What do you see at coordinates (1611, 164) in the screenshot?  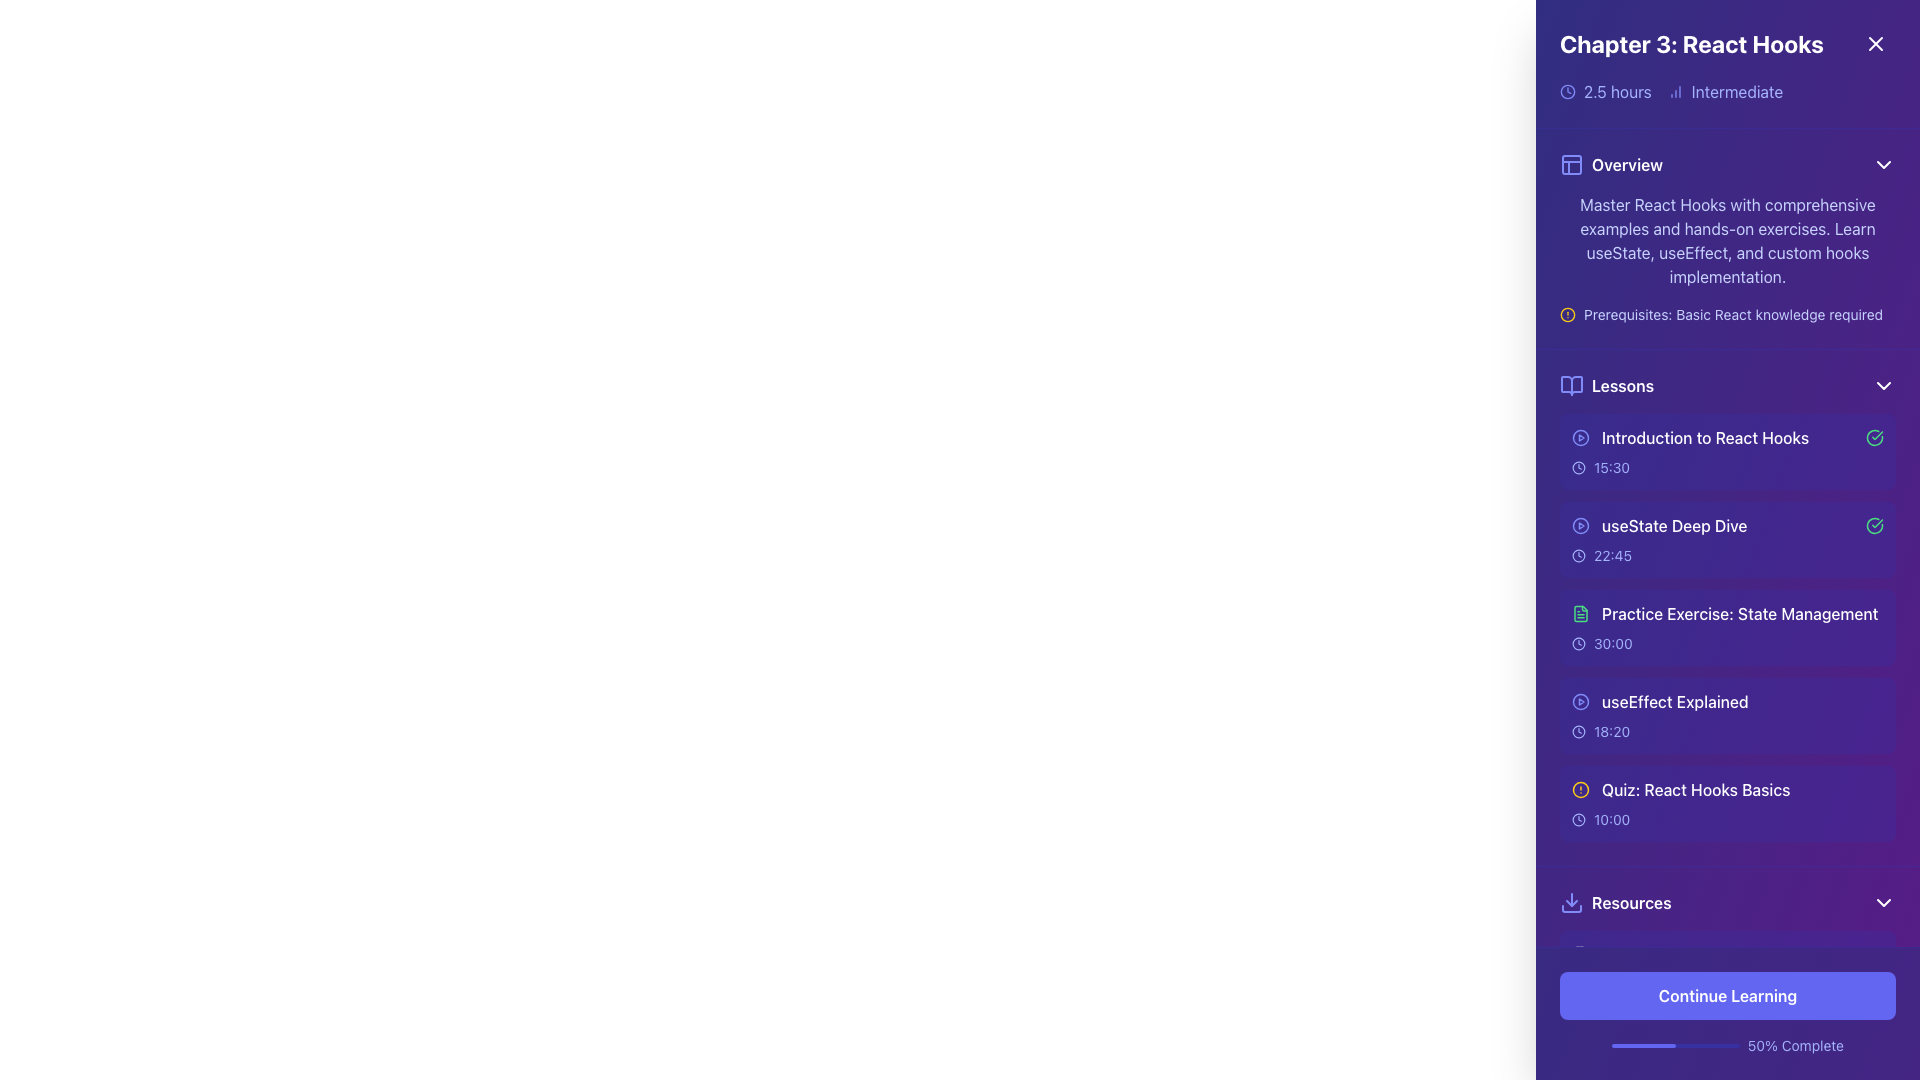 I see `the 'Overview' text element, which has an indigo icon resembling a box layout to its left, located in the sidebar below 'Chapter 3: React Hooks'` at bounding box center [1611, 164].